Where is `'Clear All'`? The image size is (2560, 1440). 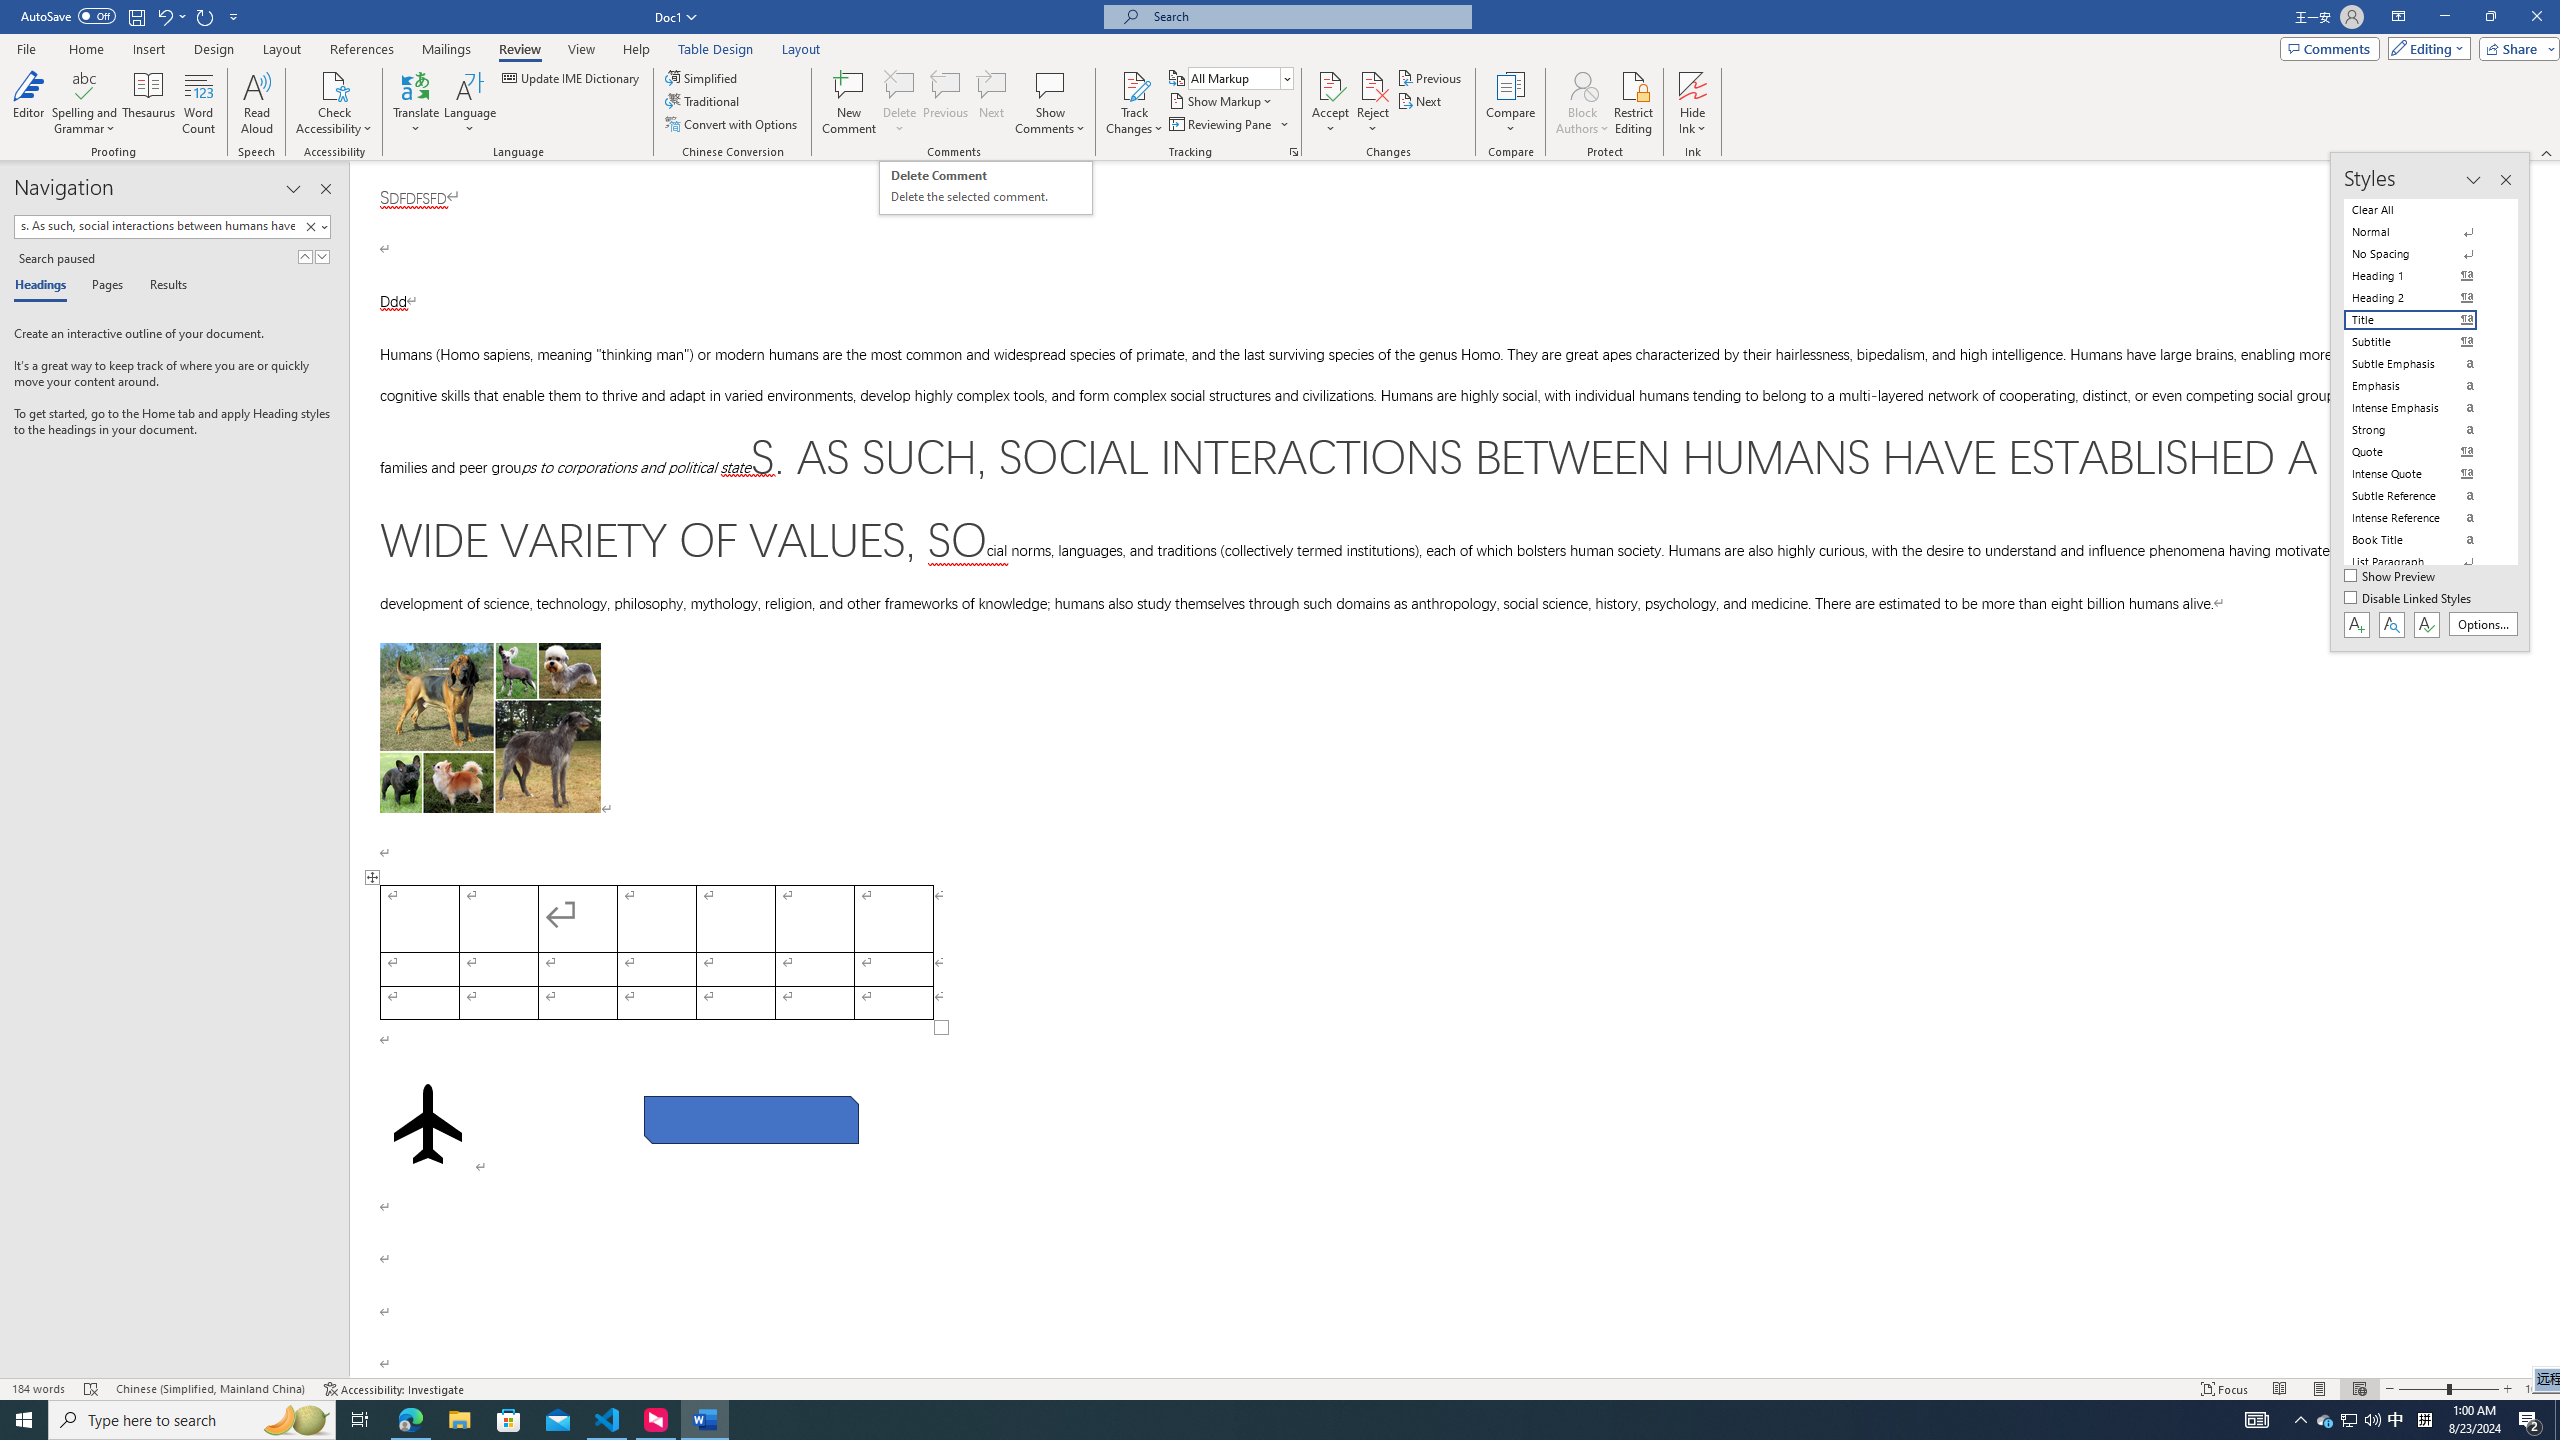 'Clear All' is located at coordinates (2422, 208).